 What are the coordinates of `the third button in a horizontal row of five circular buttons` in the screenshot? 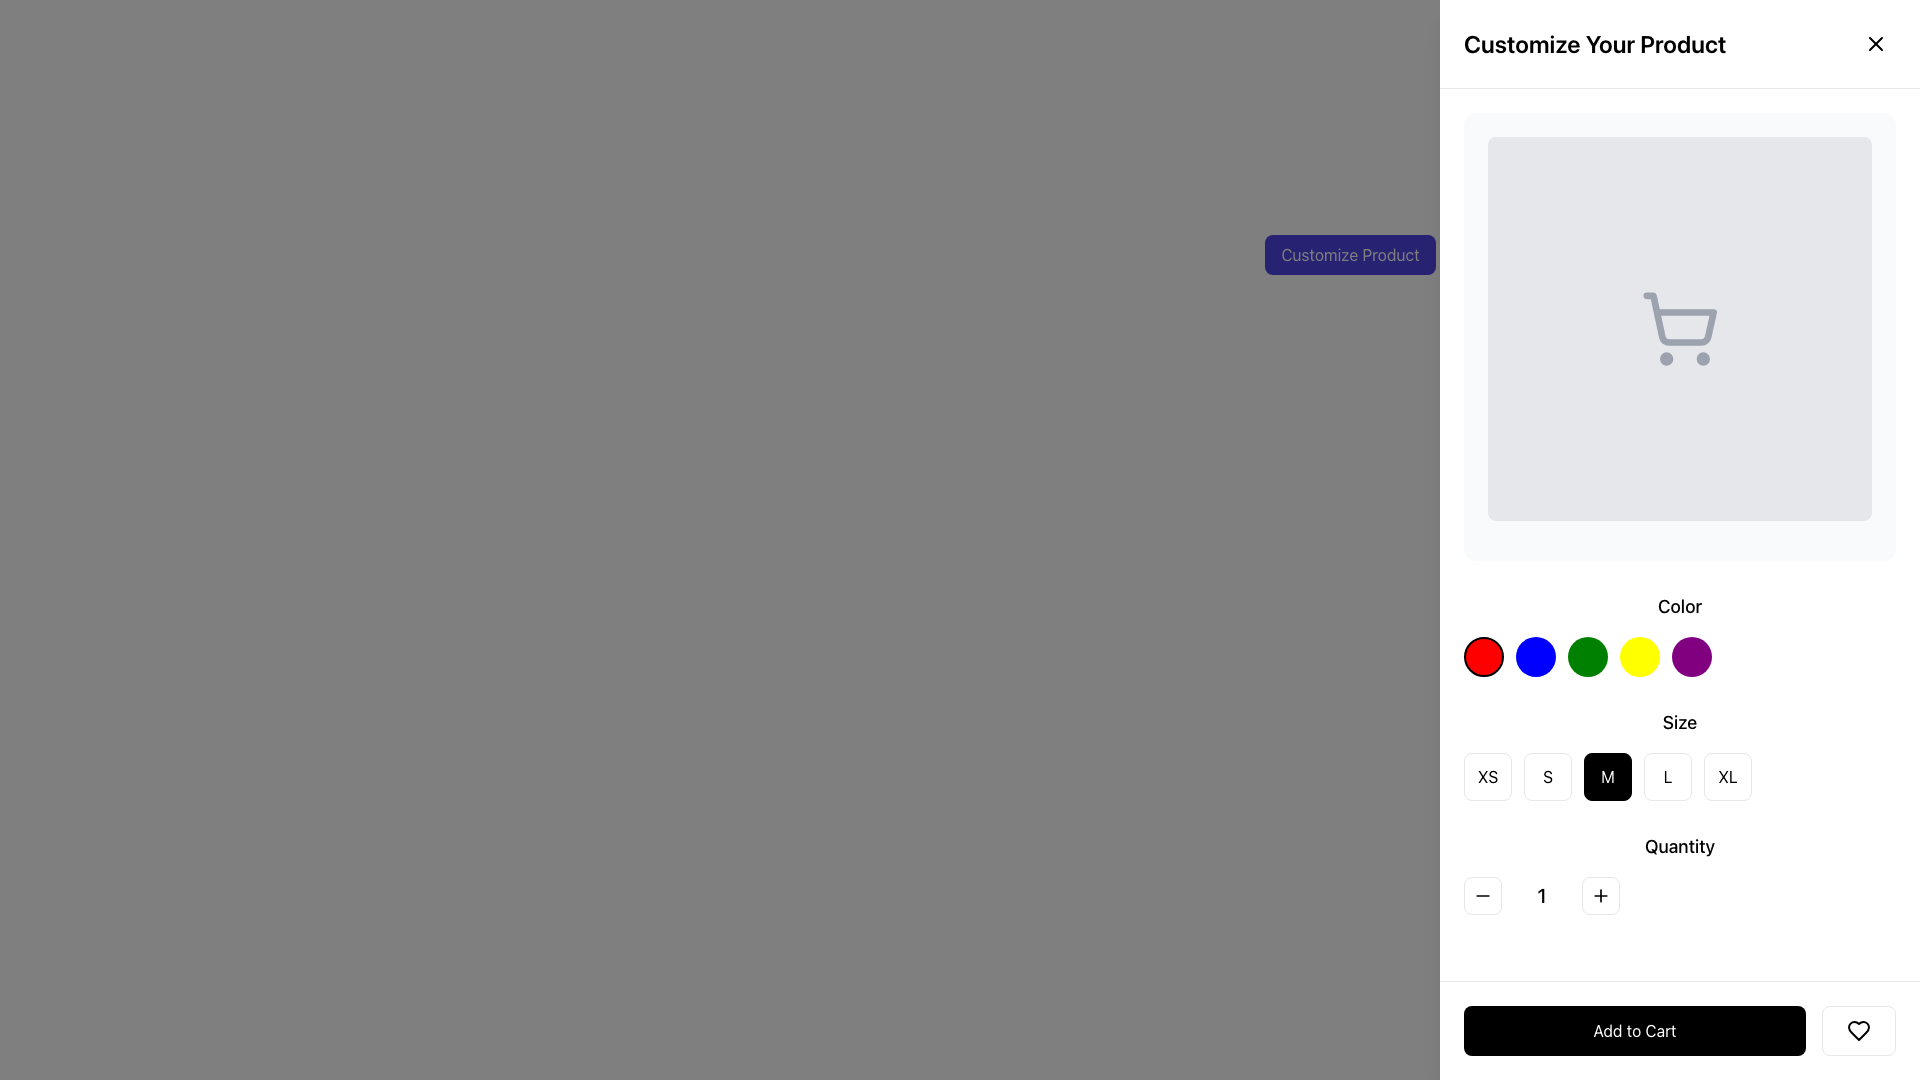 It's located at (1587, 656).